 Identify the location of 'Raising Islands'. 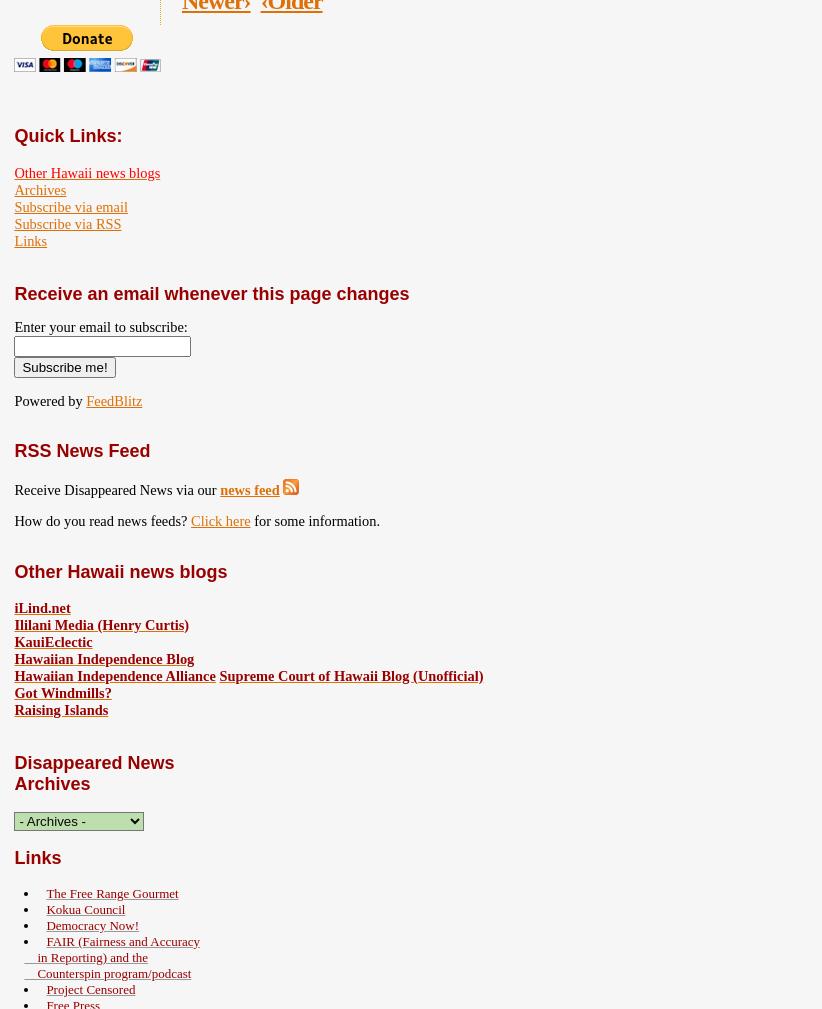
(60, 709).